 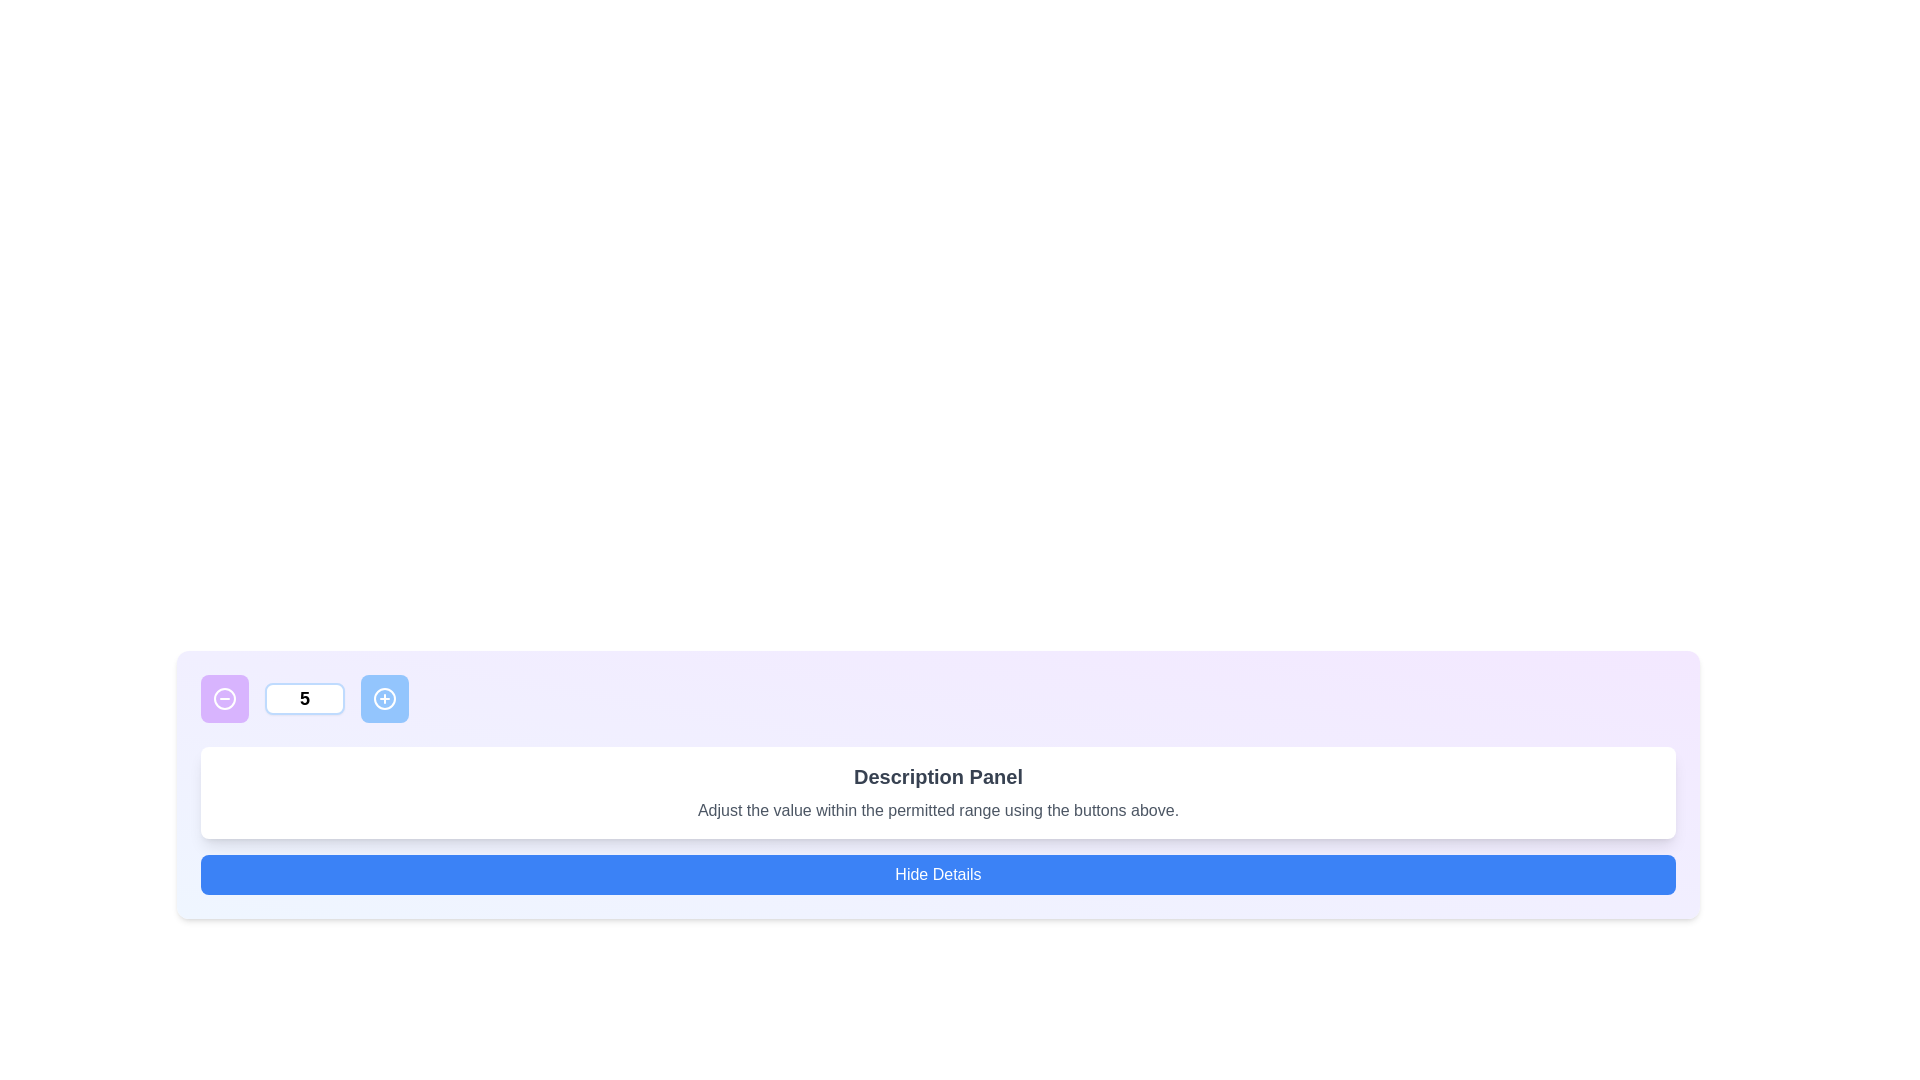 What do you see at coordinates (937, 775) in the screenshot?
I see `the Header Text element located above the descriptive paragraph, which introduces the purpose of the section` at bounding box center [937, 775].